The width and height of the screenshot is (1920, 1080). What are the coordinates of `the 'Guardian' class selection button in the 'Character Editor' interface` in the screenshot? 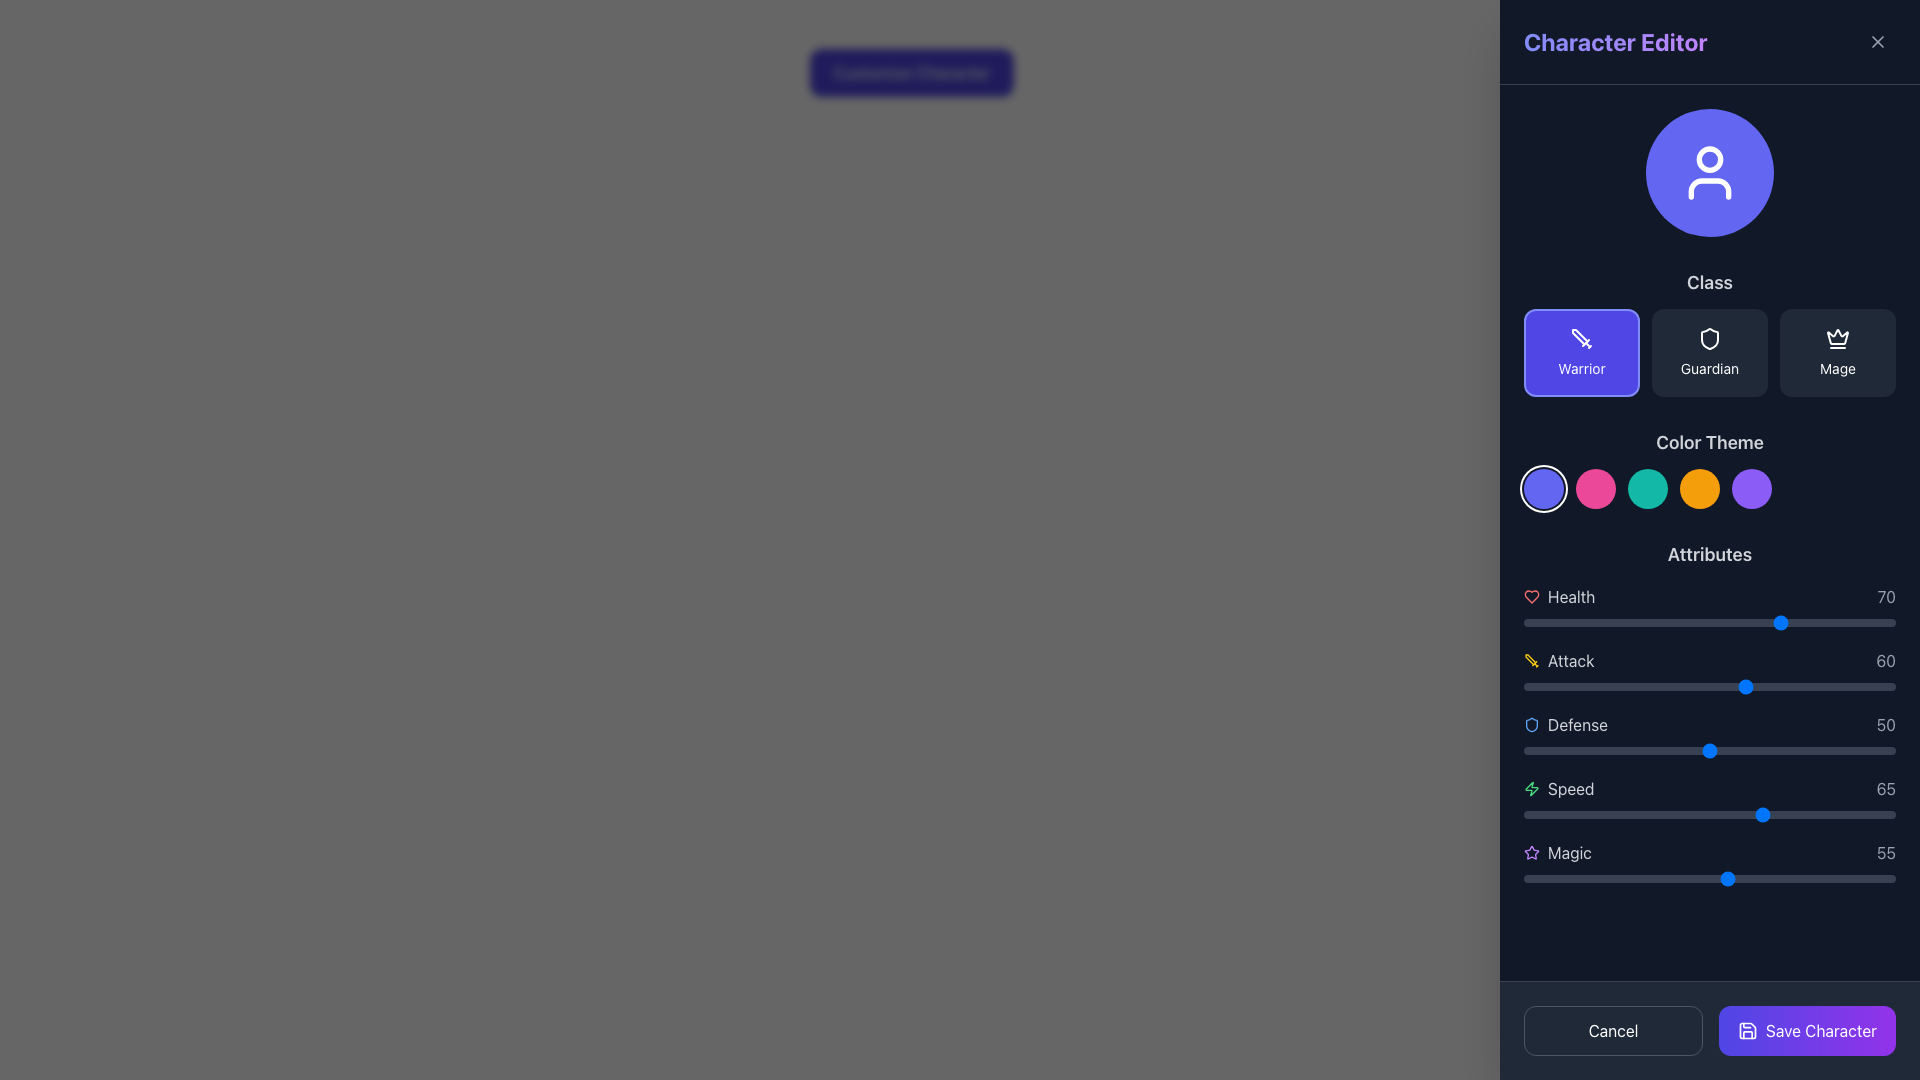 It's located at (1708, 352).